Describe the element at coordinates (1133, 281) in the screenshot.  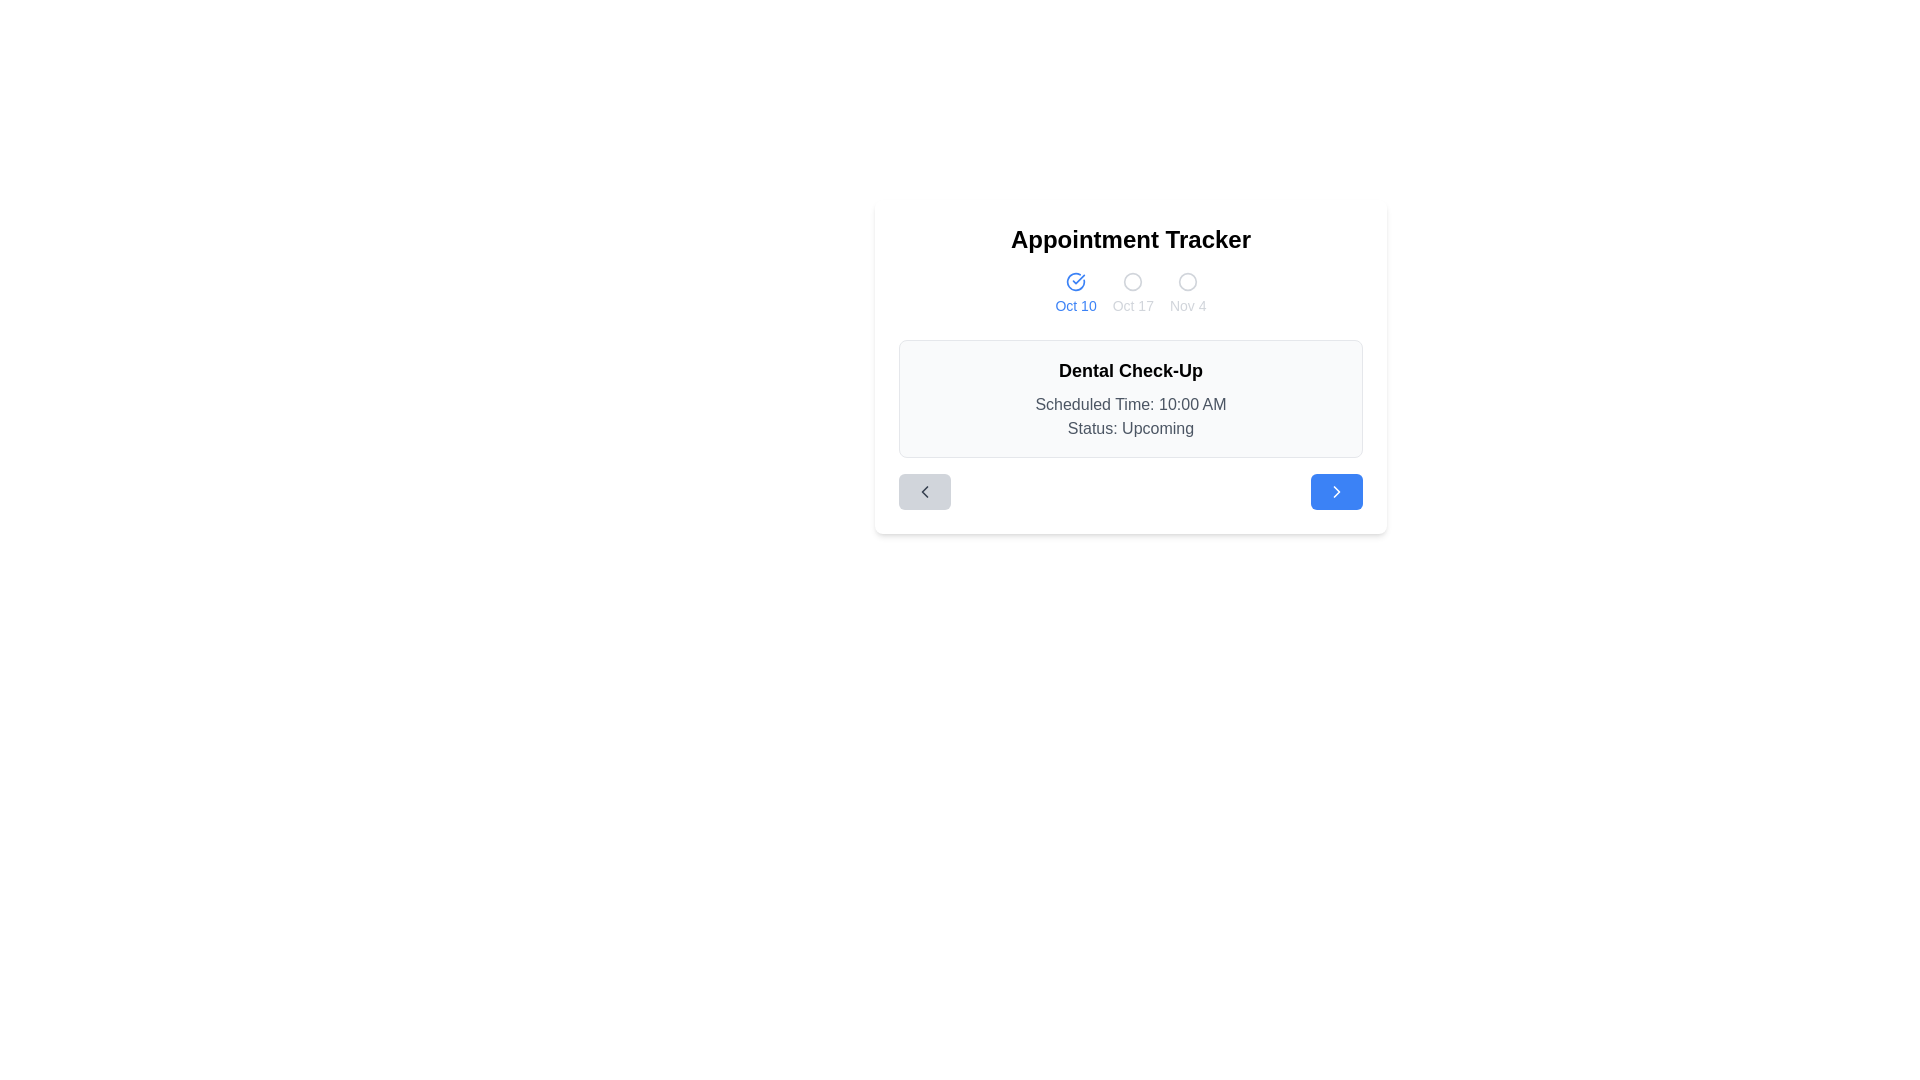
I see `the decorative circle within the SVG graphic that indicates a selectable date option, located near the top center of the display` at that location.